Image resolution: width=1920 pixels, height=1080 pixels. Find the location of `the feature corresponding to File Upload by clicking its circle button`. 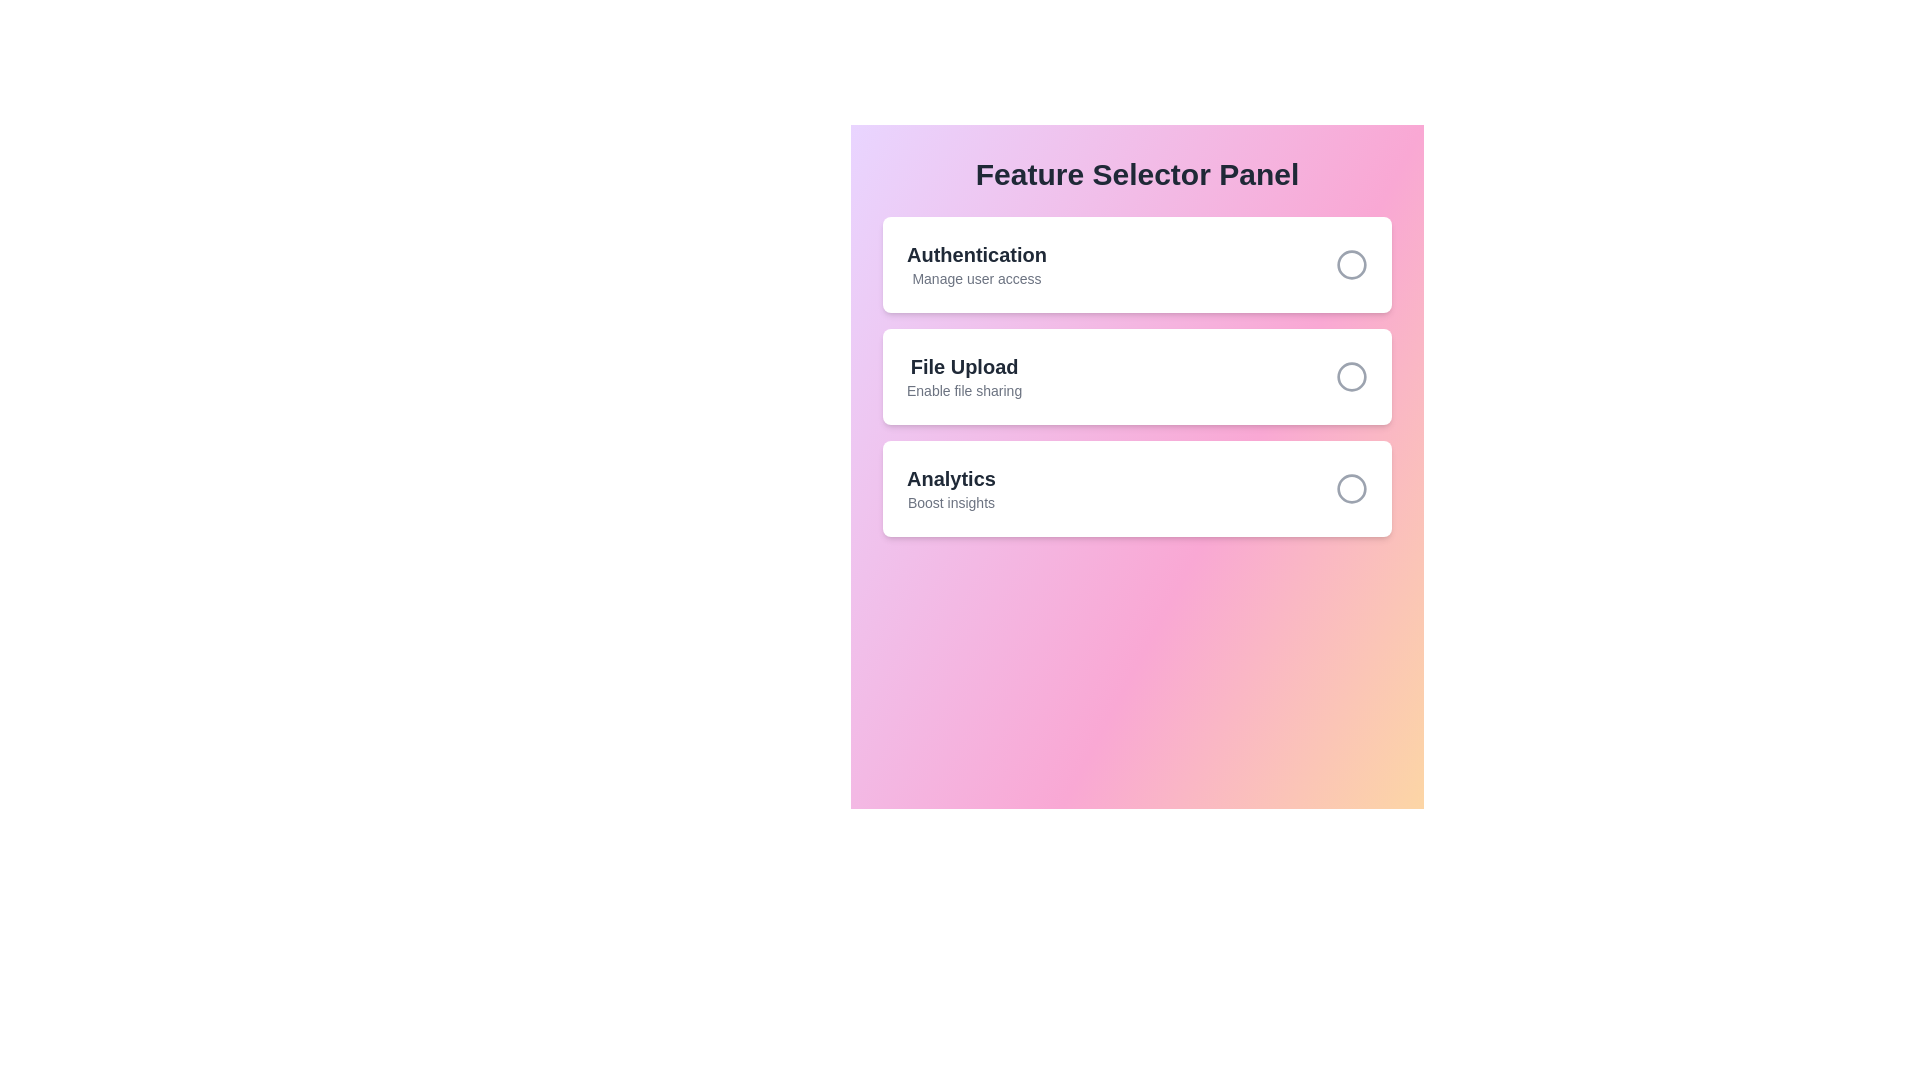

the feature corresponding to File Upload by clicking its circle button is located at coordinates (1352, 377).